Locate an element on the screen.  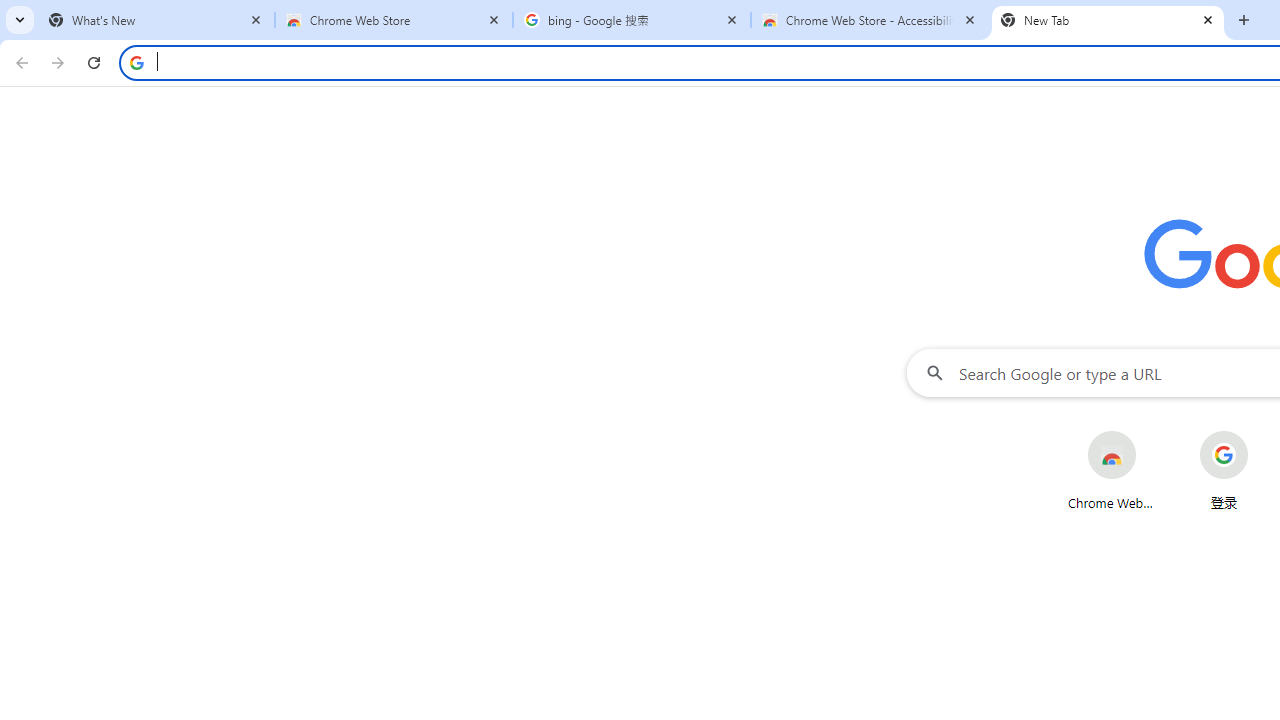
'Chrome Web Store - Accessibility' is located at coordinates (870, 20).